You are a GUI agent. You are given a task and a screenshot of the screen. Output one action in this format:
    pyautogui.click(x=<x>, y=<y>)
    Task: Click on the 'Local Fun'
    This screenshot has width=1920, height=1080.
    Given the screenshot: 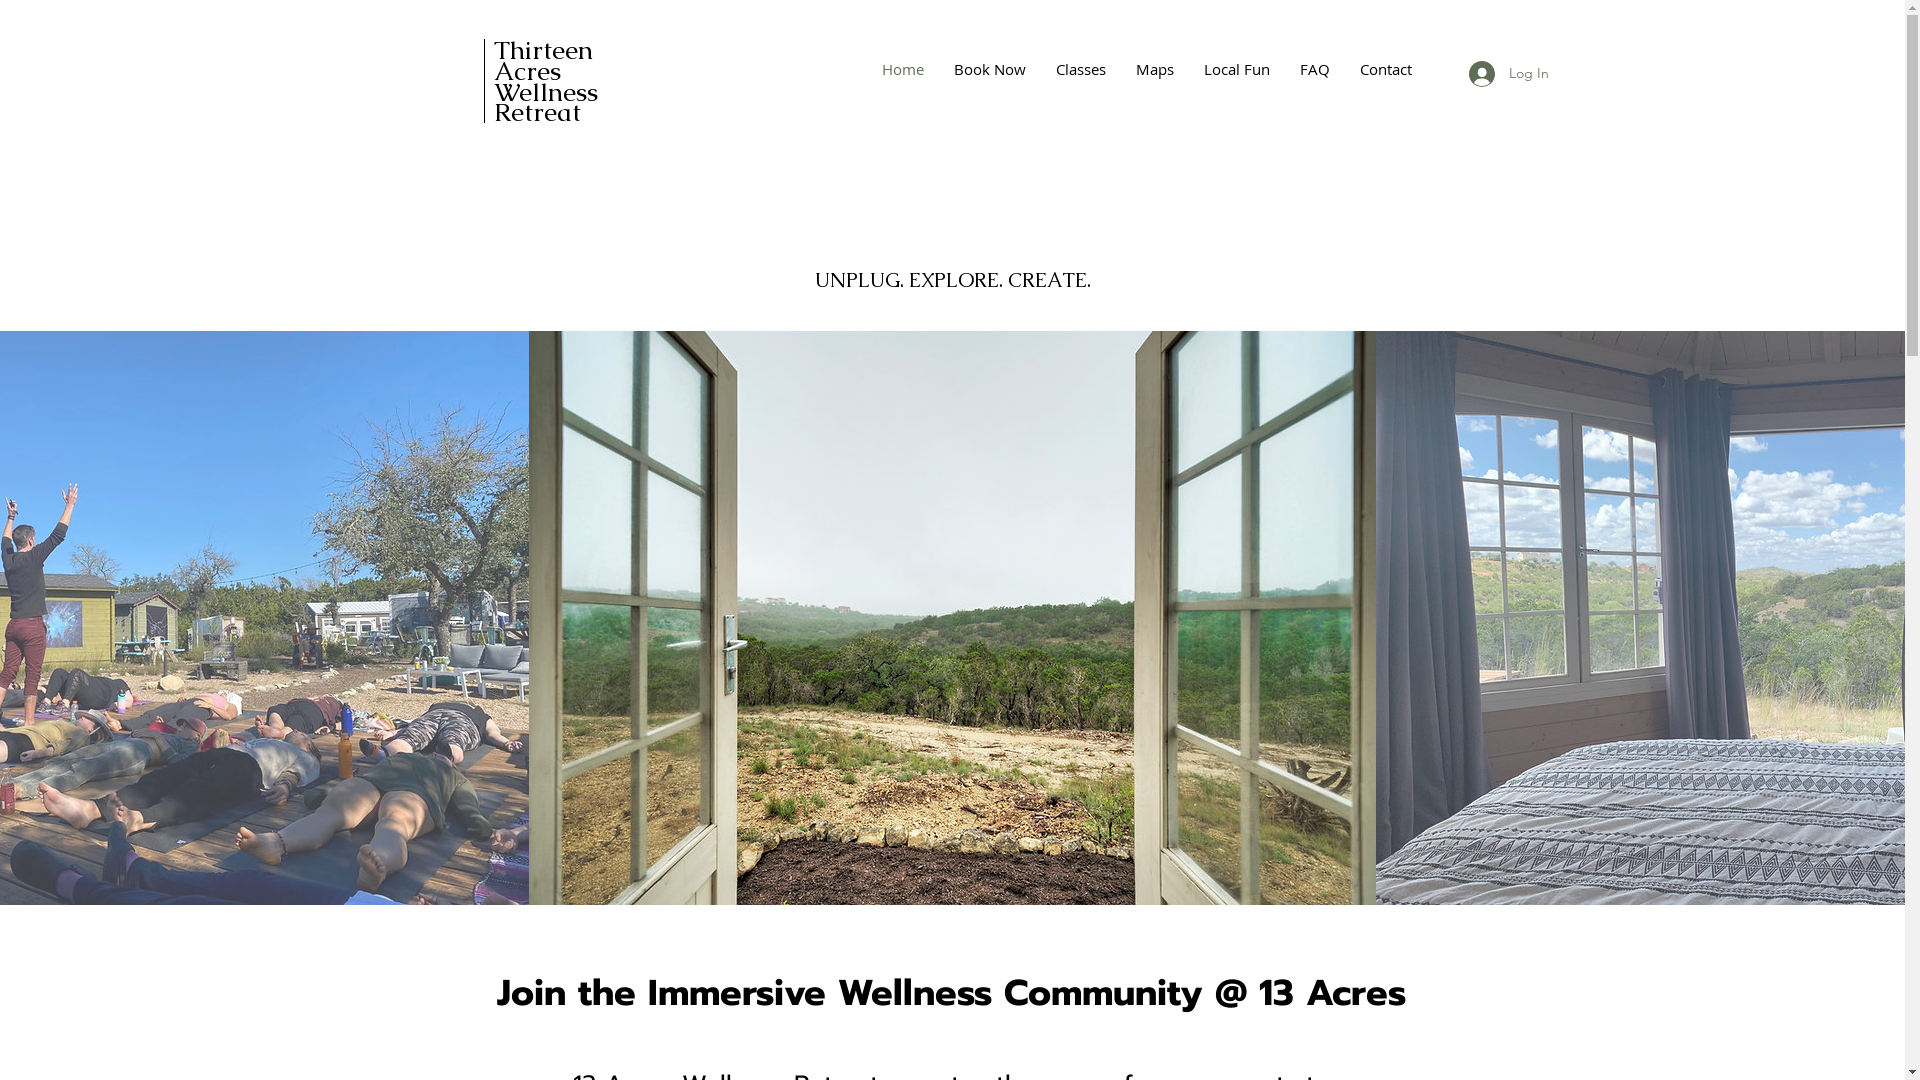 What is the action you would take?
    pyautogui.click(x=1235, y=68)
    